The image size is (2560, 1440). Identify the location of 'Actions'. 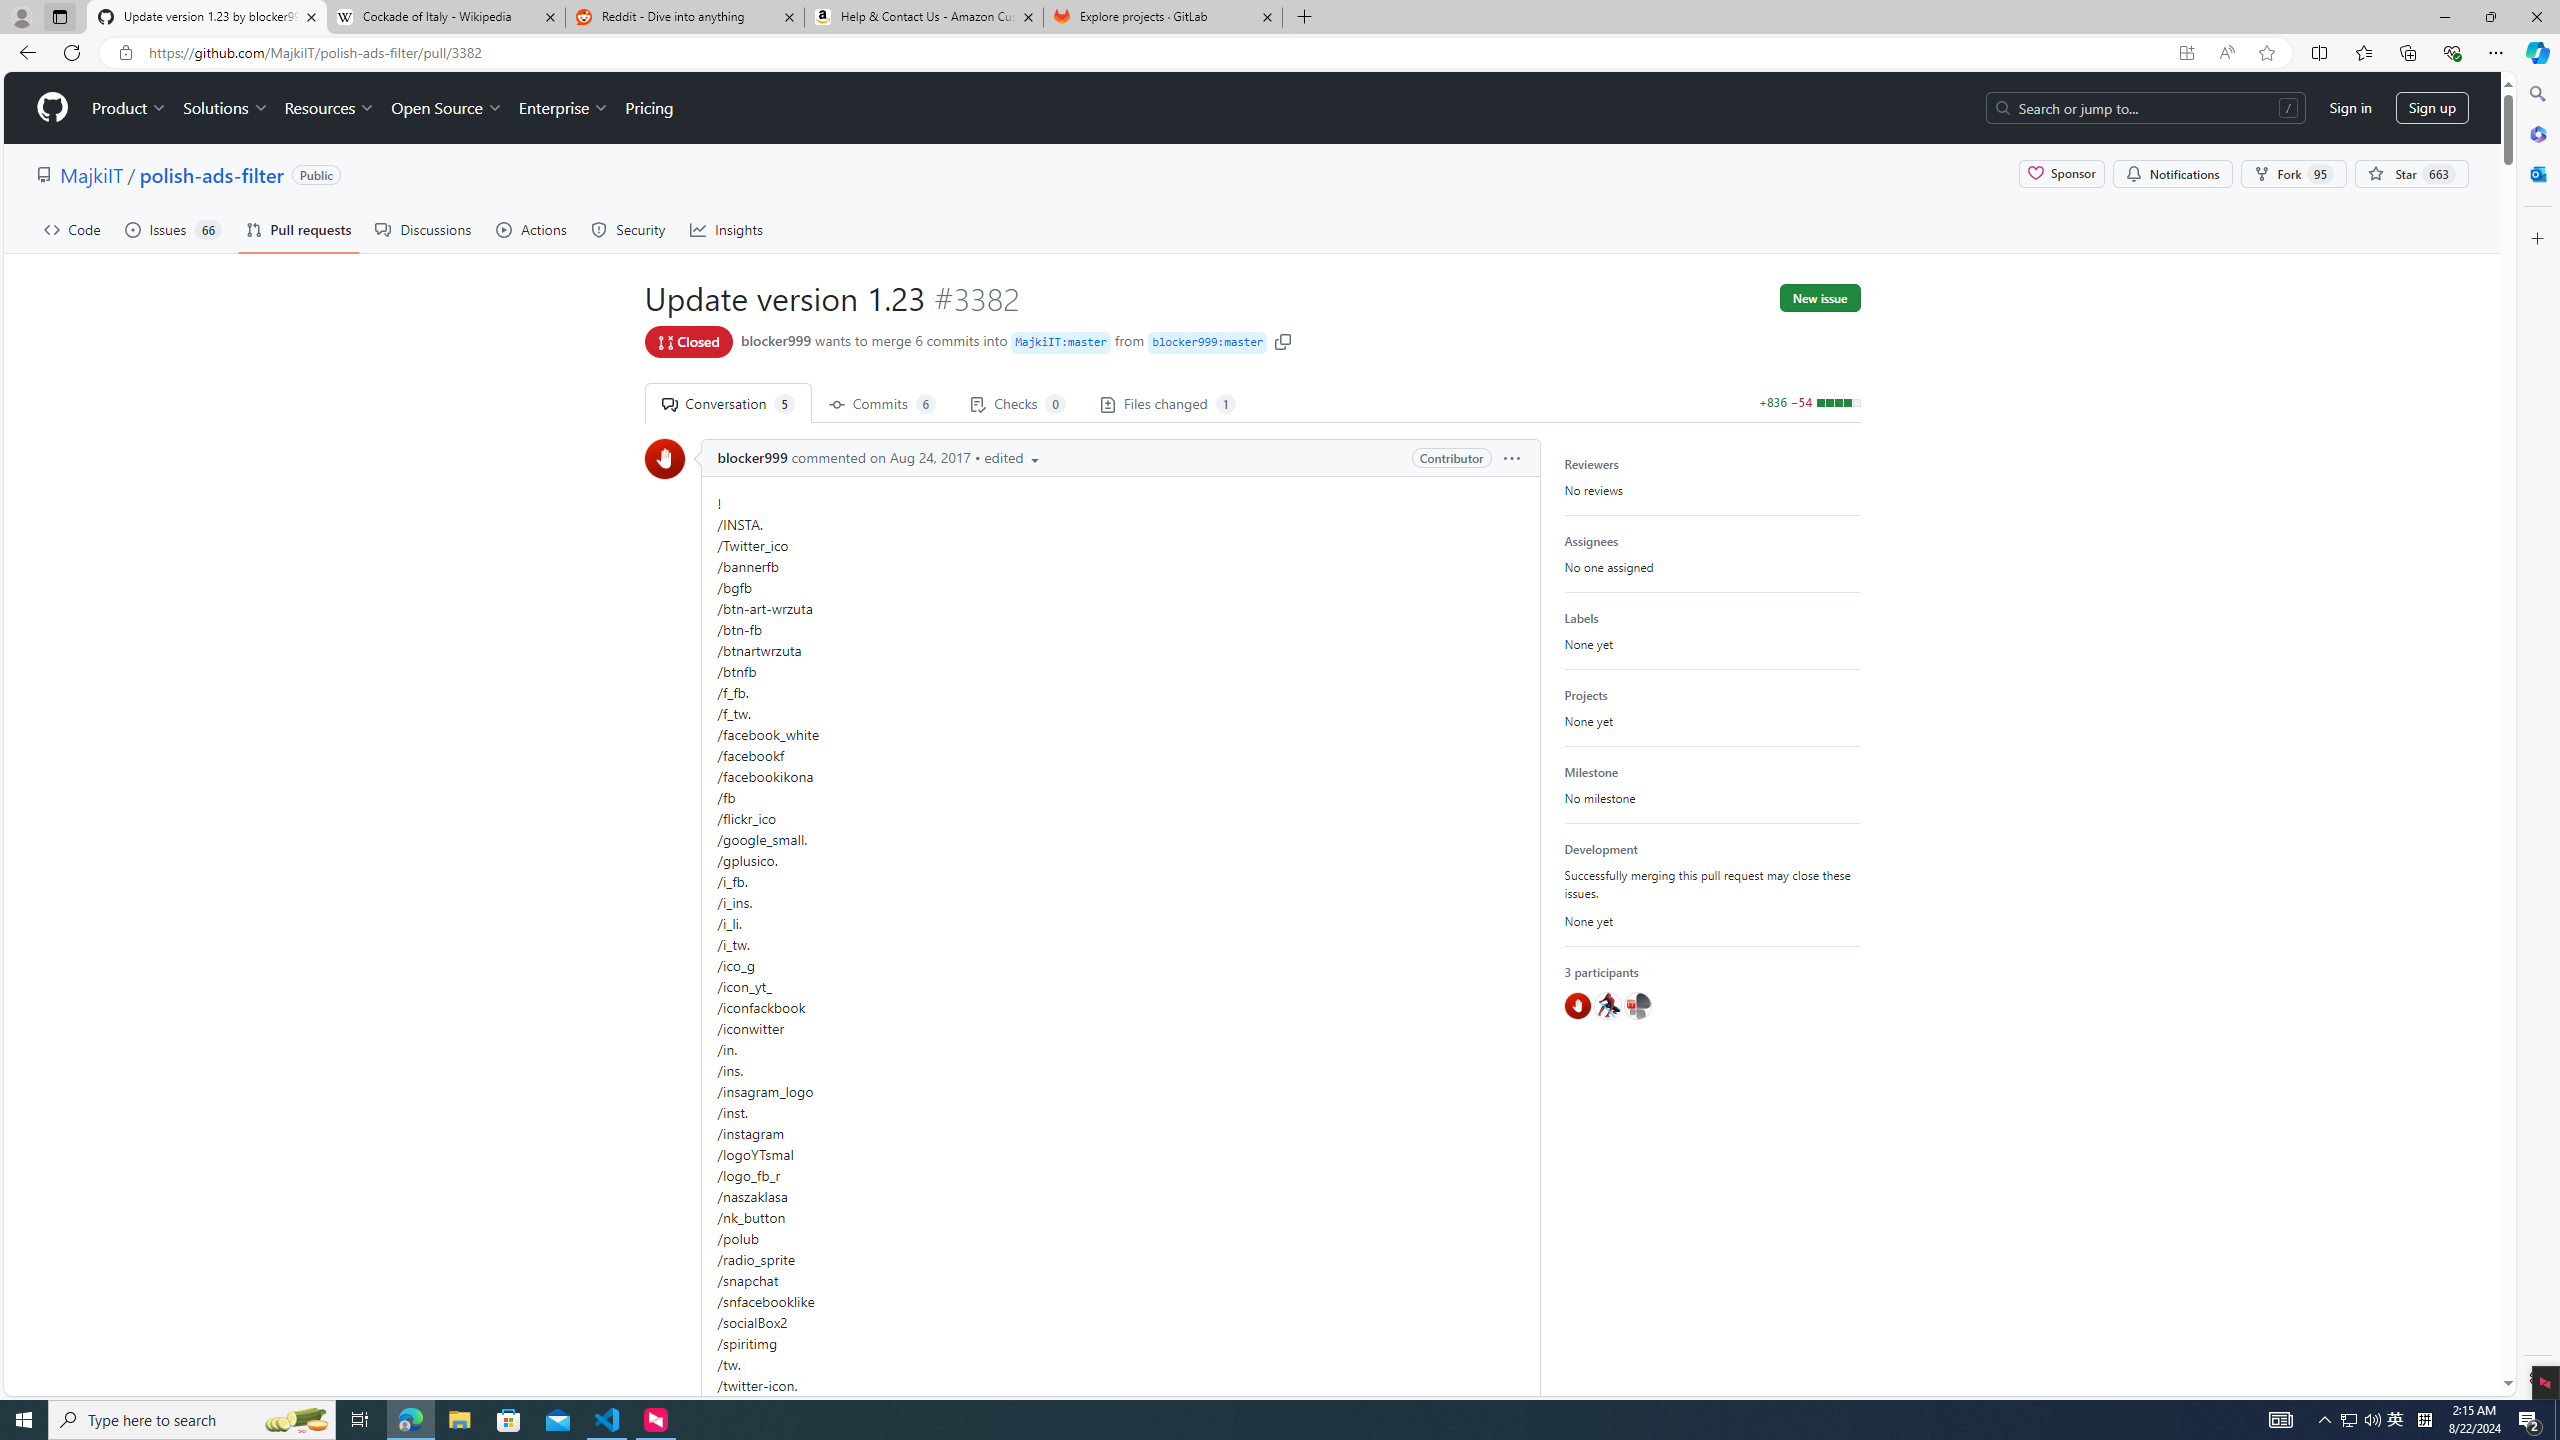
(531, 229).